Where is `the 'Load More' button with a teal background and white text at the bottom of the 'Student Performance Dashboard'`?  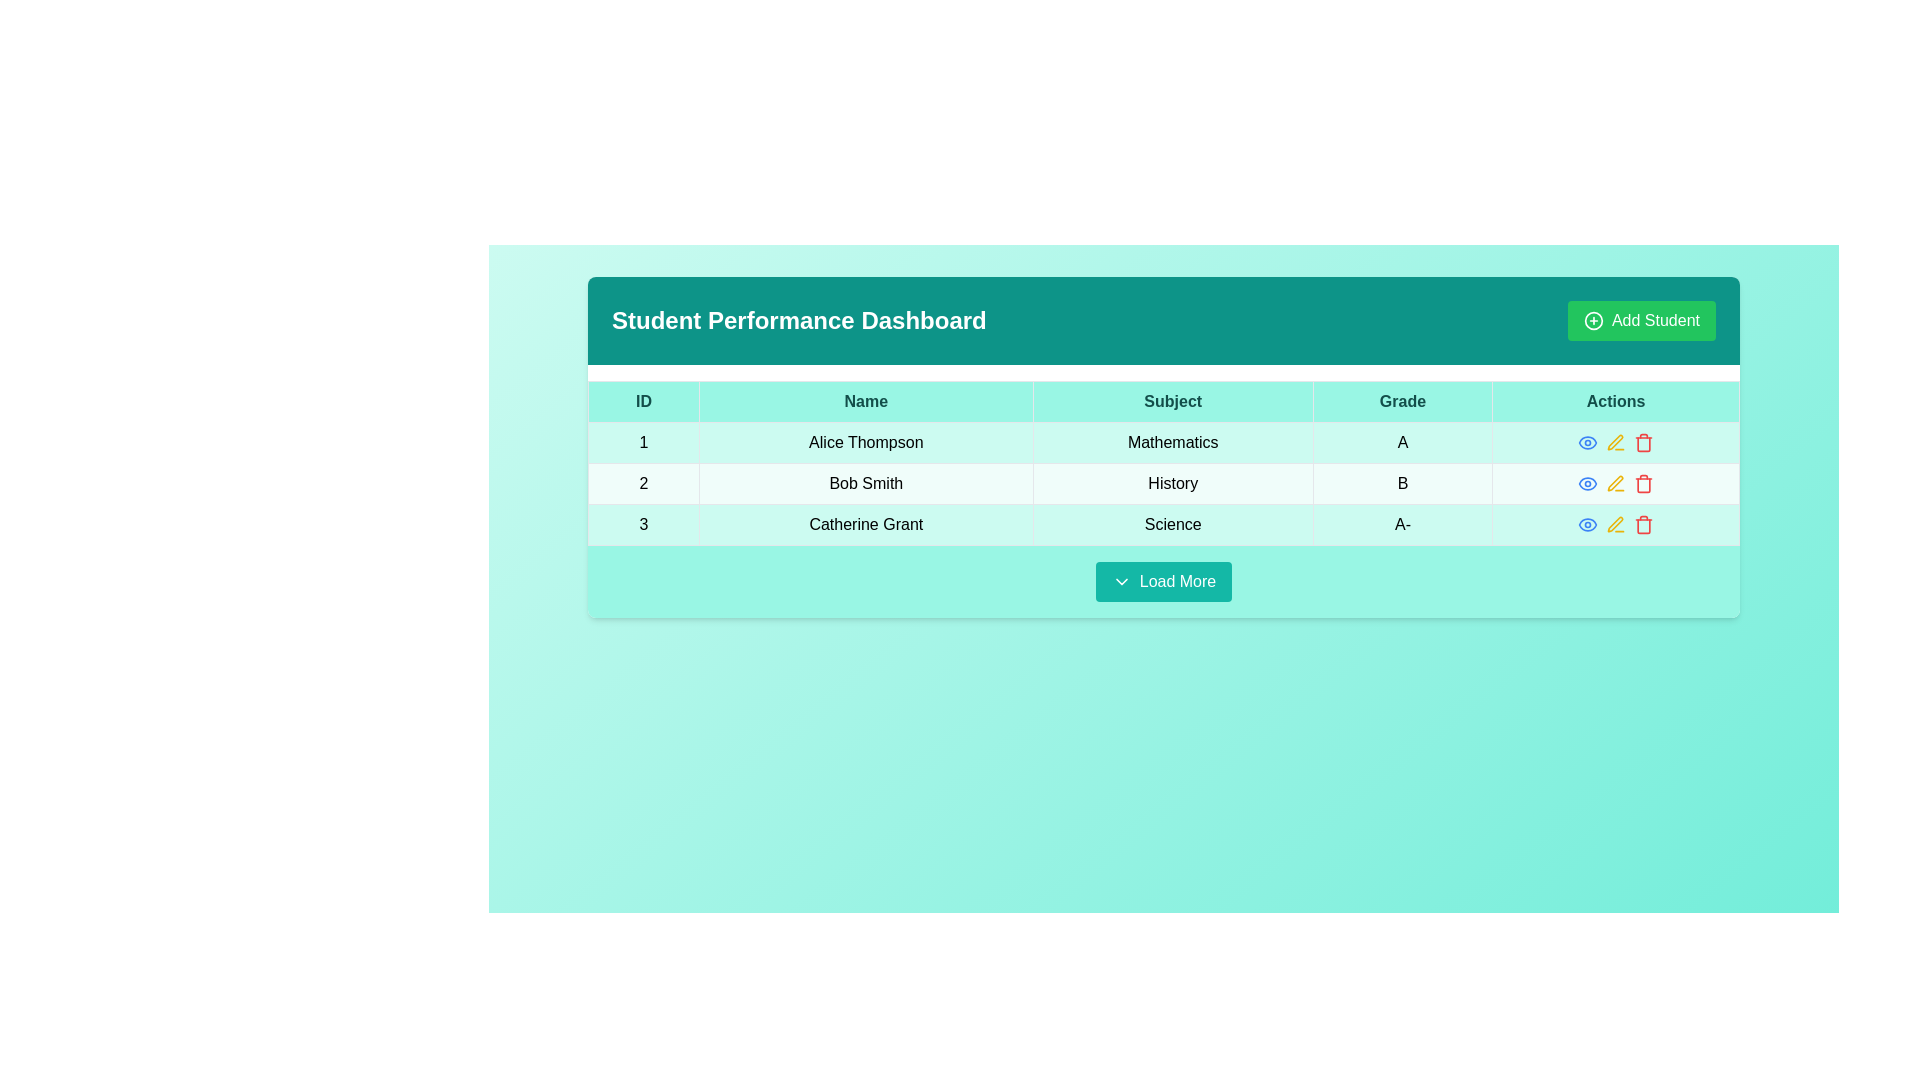
the 'Load More' button with a teal background and white text at the bottom of the 'Student Performance Dashboard' is located at coordinates (1163, 582).